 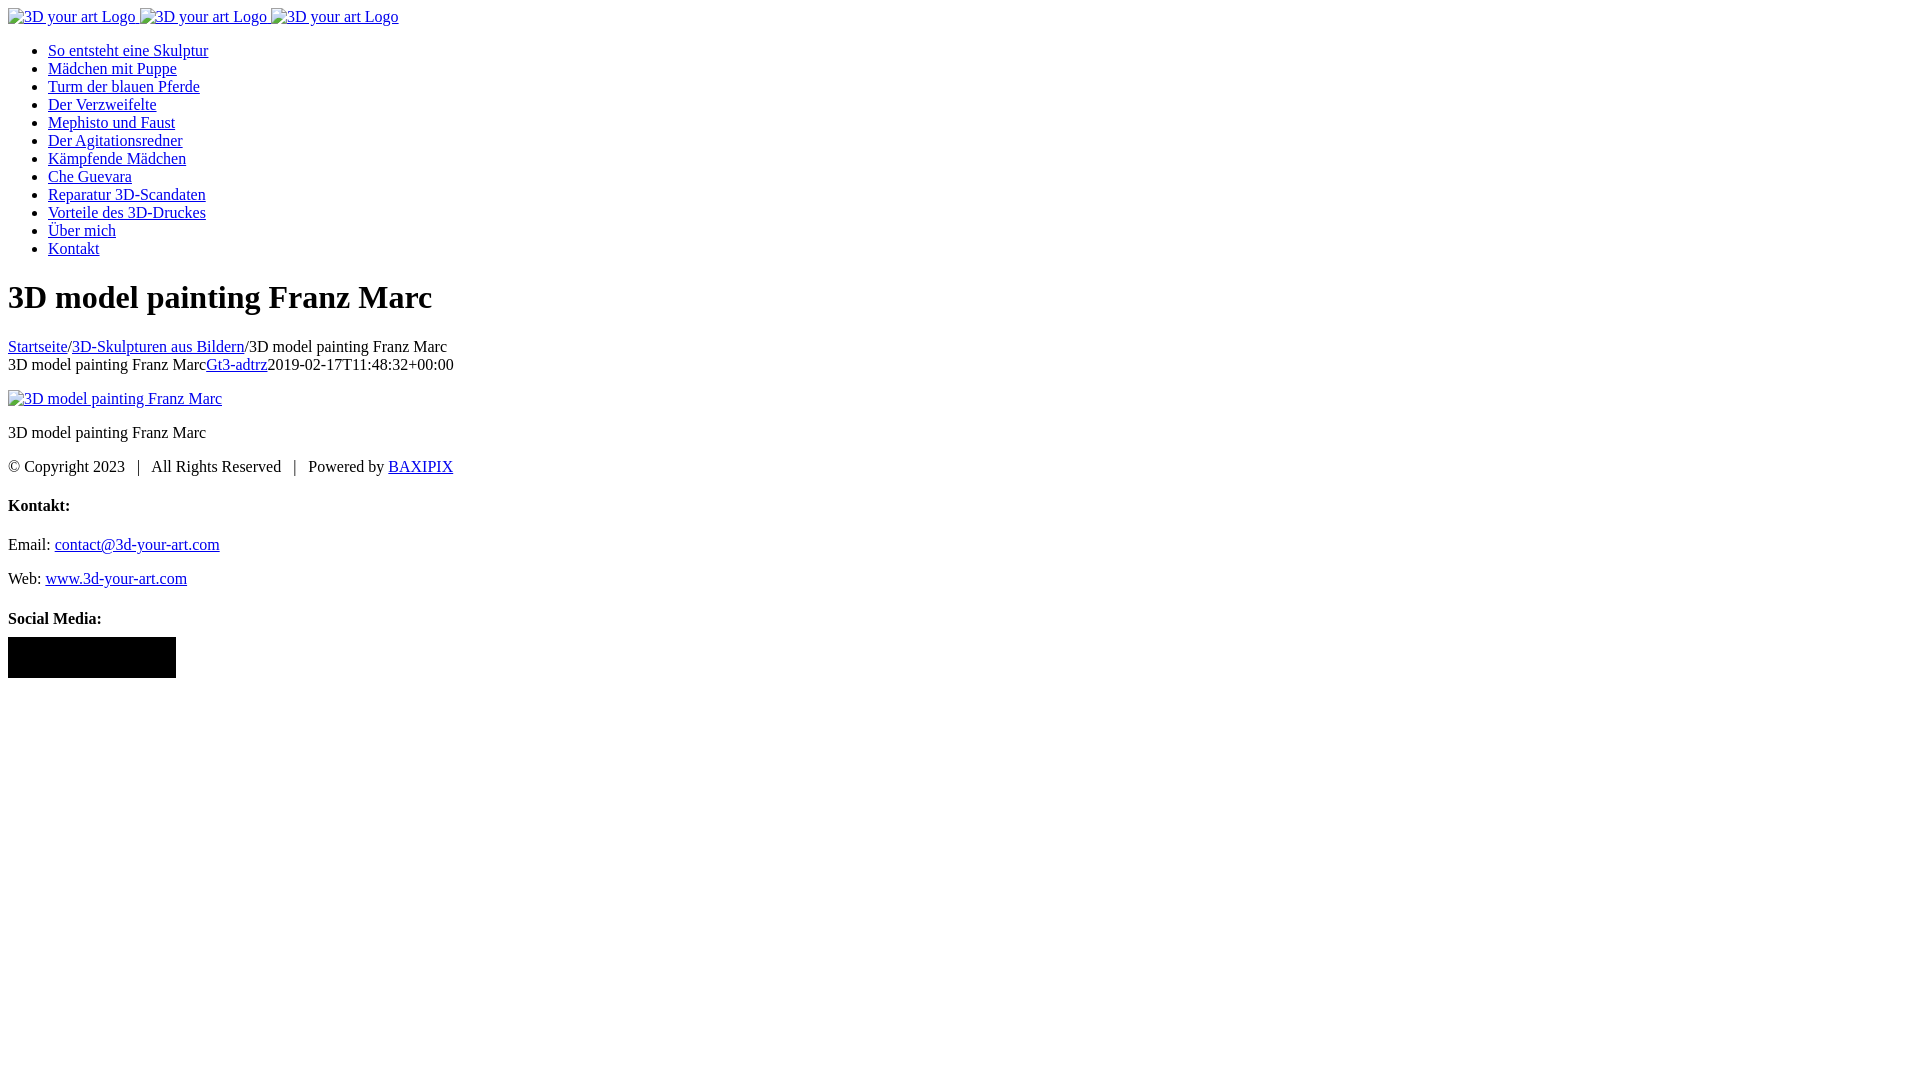 I want to click on 'Gt3-adtrz', so click(x=206, y=364).